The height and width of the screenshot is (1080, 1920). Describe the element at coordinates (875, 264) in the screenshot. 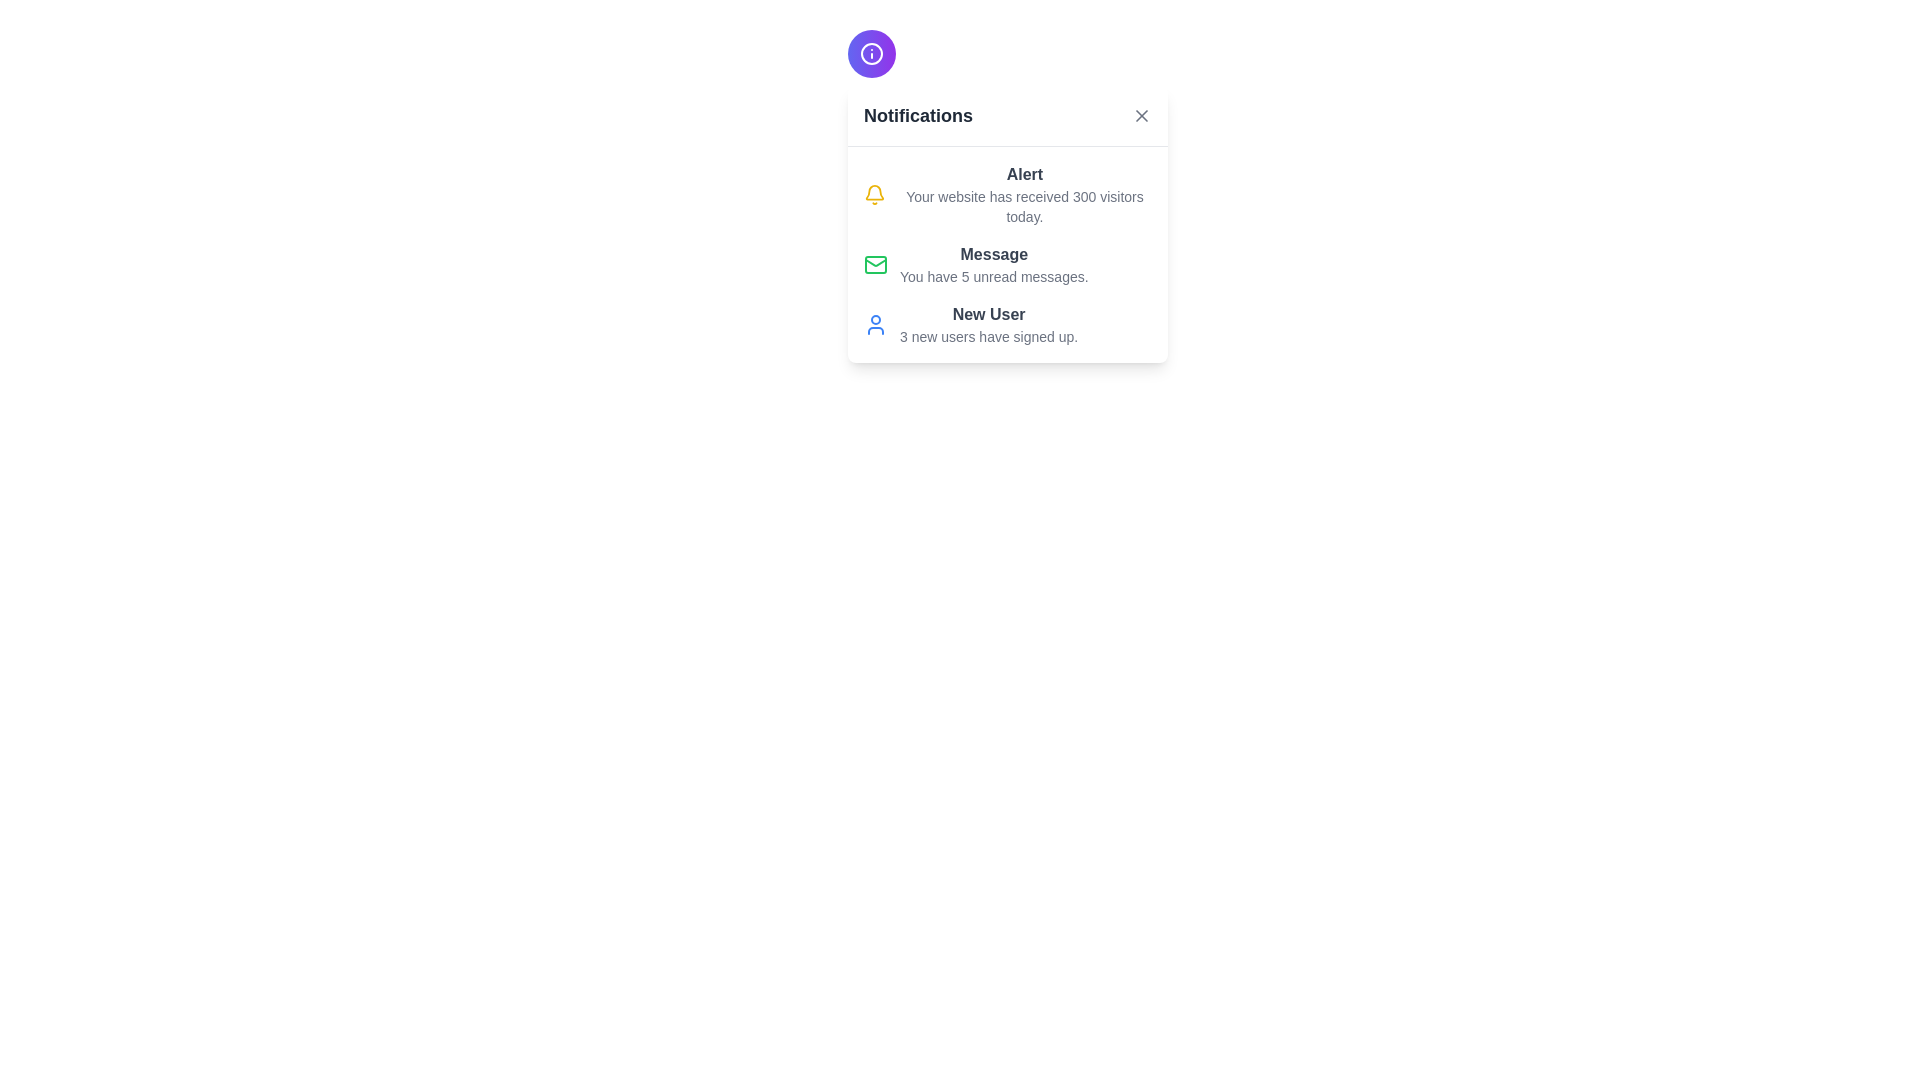

I see `inner rectangle of the envelope icon representing the 'Message' notification in the notification panel by using developer tools` at that location.